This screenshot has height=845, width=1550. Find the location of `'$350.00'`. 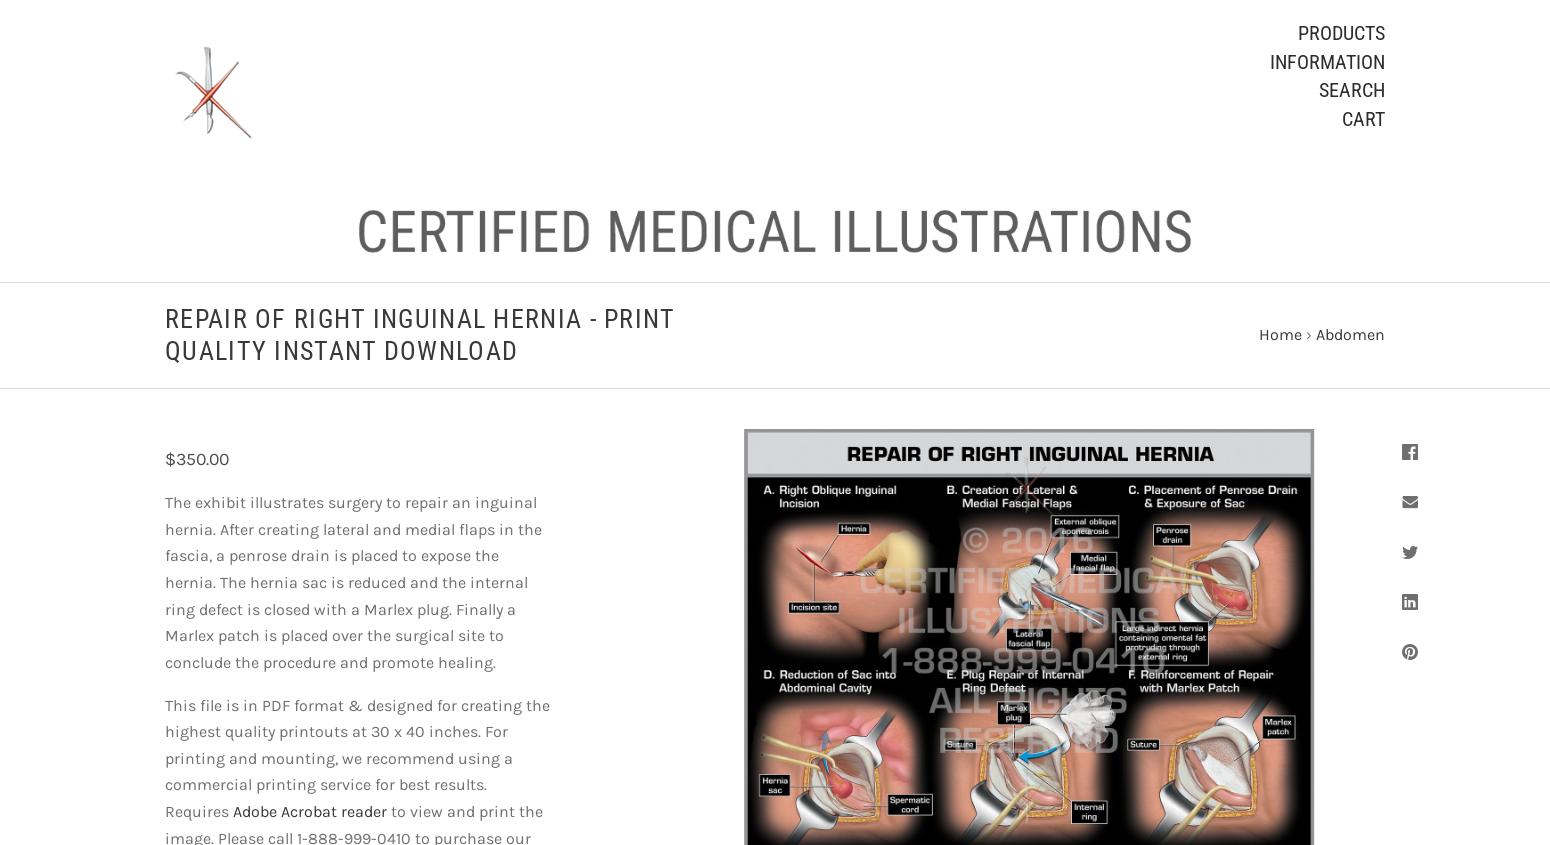

'$350.00' is located at coordinates (196, 457).